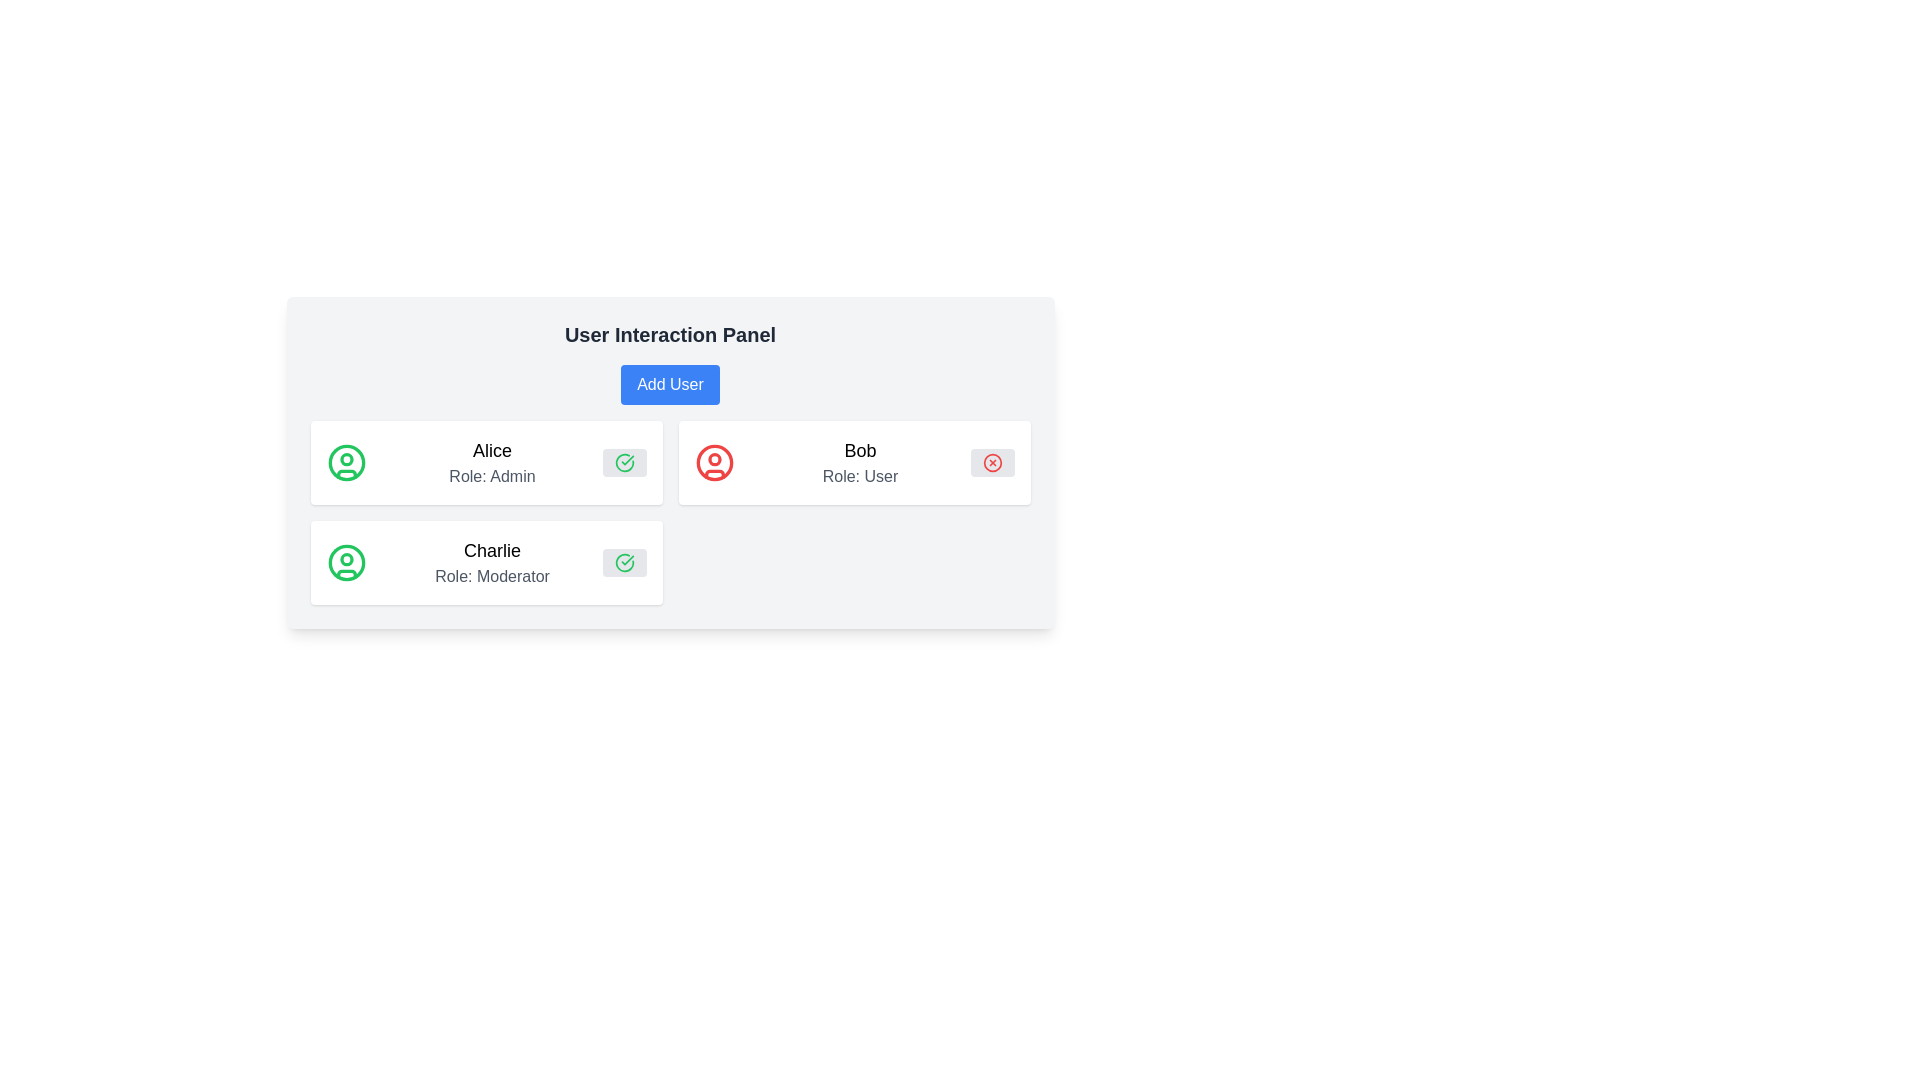 This screenshot has width=1920, height=1080. What do you see at coordinates (623, 563) in the screenshot?
I see `the confirmation button located in the top-right corner of Charlie's user card, which indicates approval for the user 'Charlie', Role: Moderator` at bounding box center [623, 563].